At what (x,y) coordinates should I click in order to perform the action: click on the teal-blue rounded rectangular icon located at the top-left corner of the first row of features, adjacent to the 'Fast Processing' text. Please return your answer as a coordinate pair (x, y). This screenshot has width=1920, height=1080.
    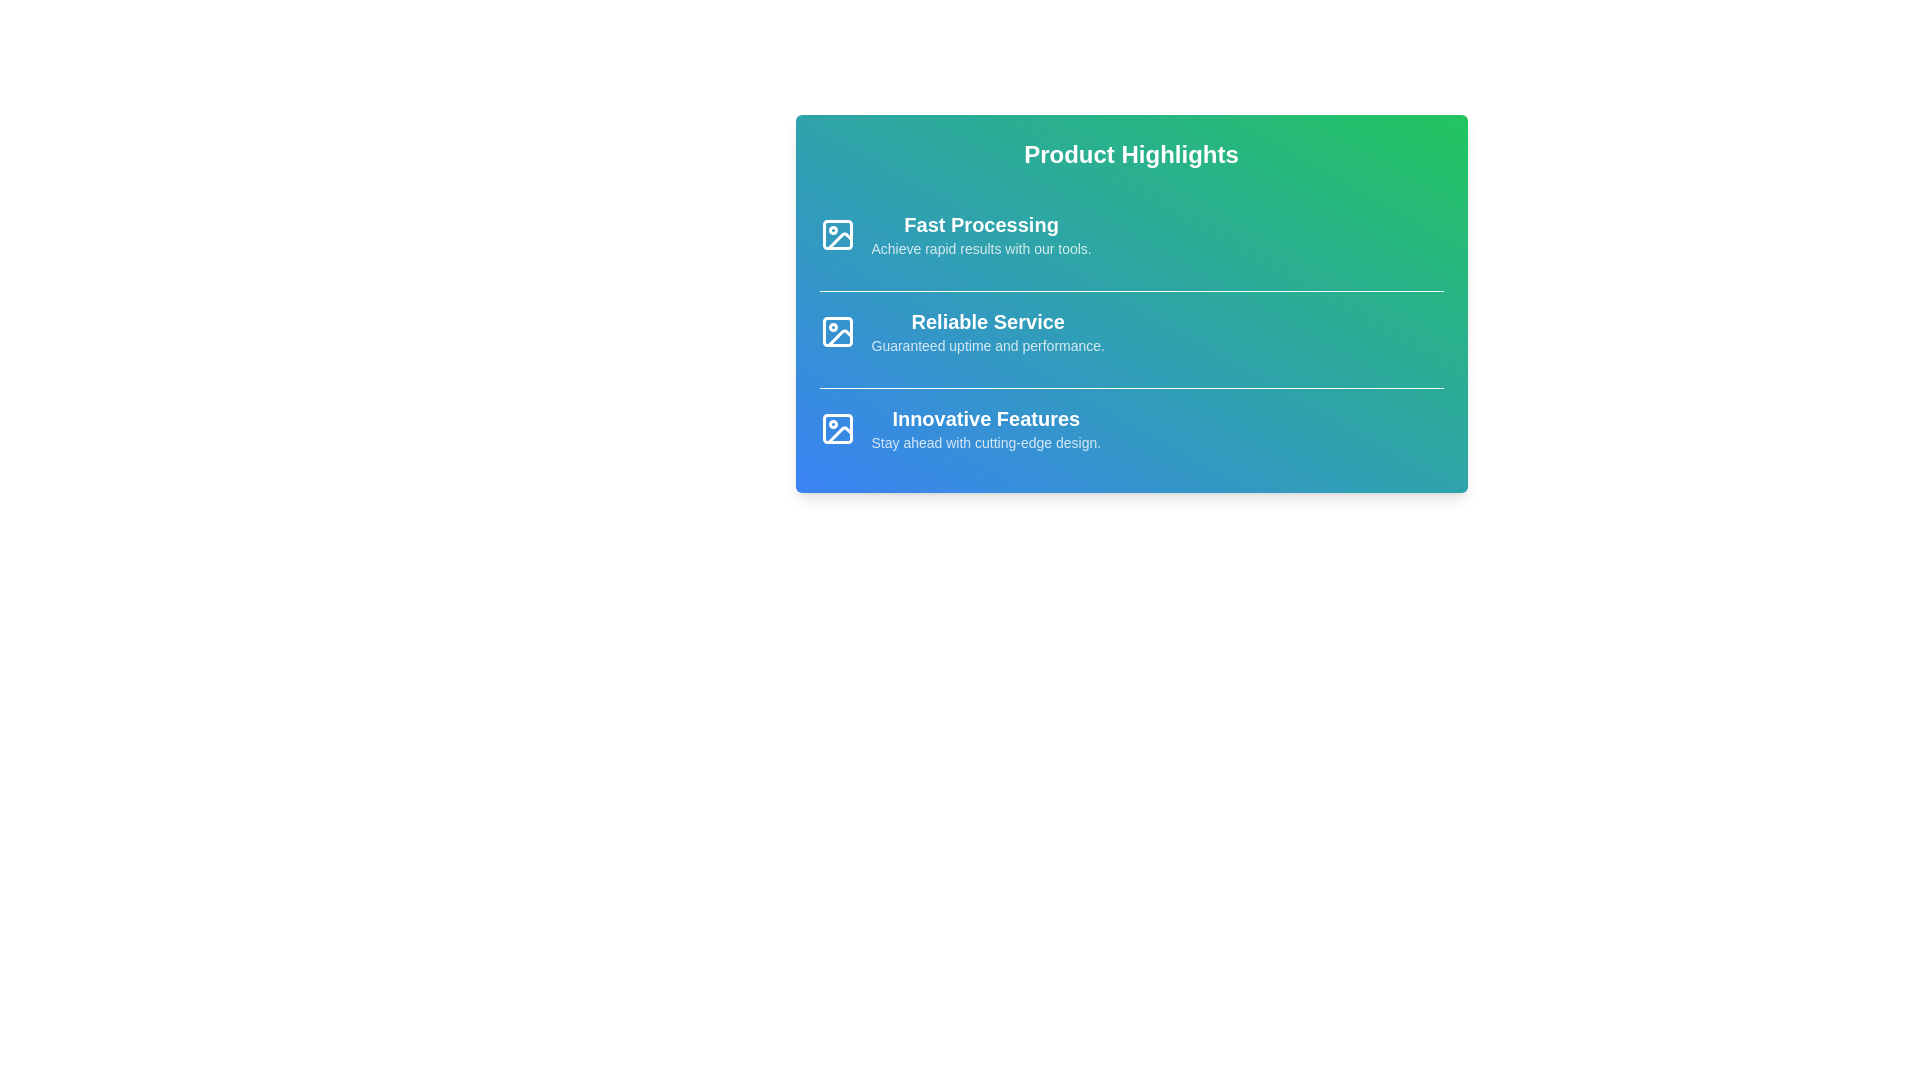
    Looking at the image, I should click on (837, 234).